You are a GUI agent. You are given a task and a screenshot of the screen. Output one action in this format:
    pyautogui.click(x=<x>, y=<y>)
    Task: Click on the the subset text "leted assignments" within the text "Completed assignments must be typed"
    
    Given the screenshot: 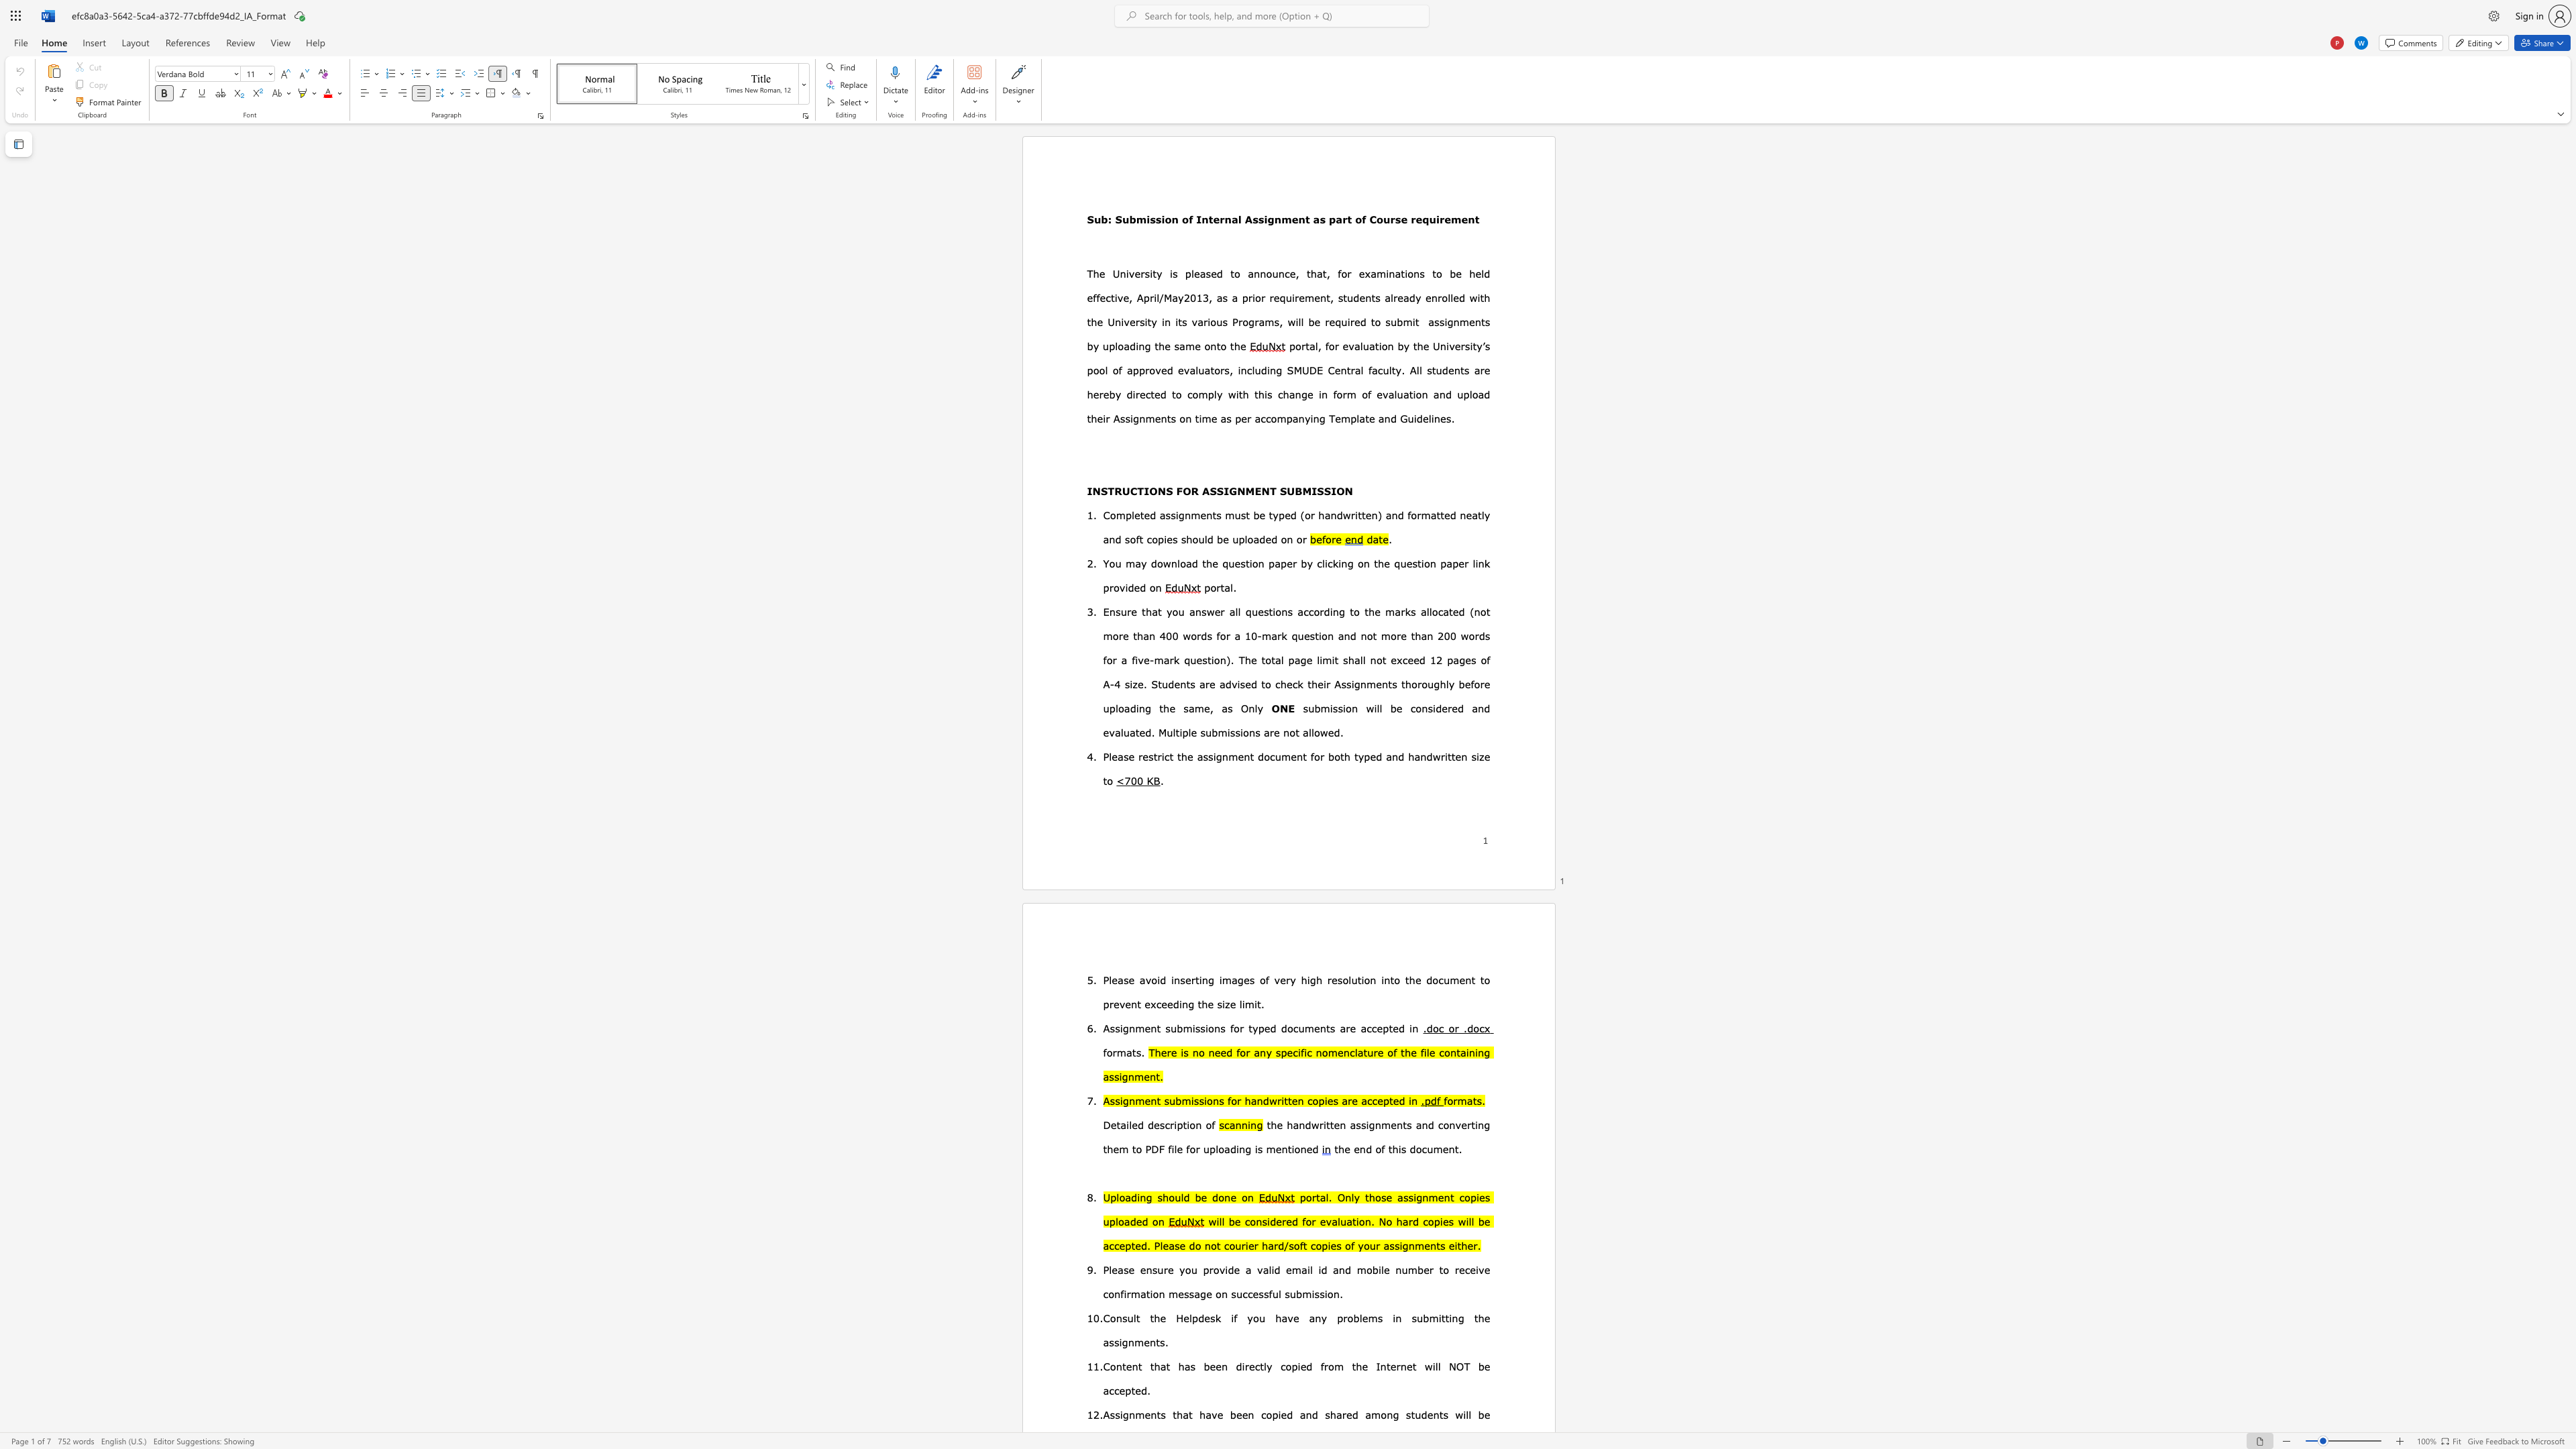 What is the action you would take?
    pyautogui.click(x=1130, y=515)
    